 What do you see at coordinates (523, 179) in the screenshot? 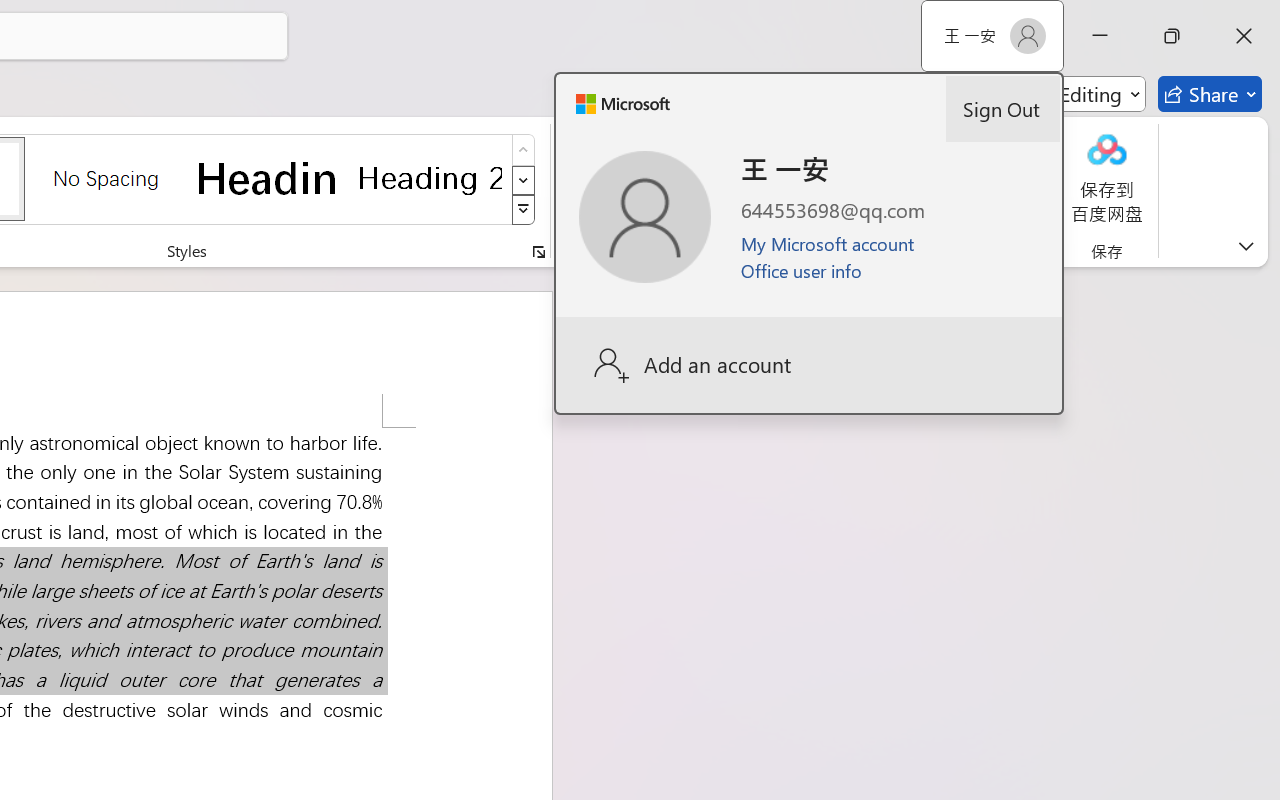
I see `'Row Down'` at bounding box center [523, 179].